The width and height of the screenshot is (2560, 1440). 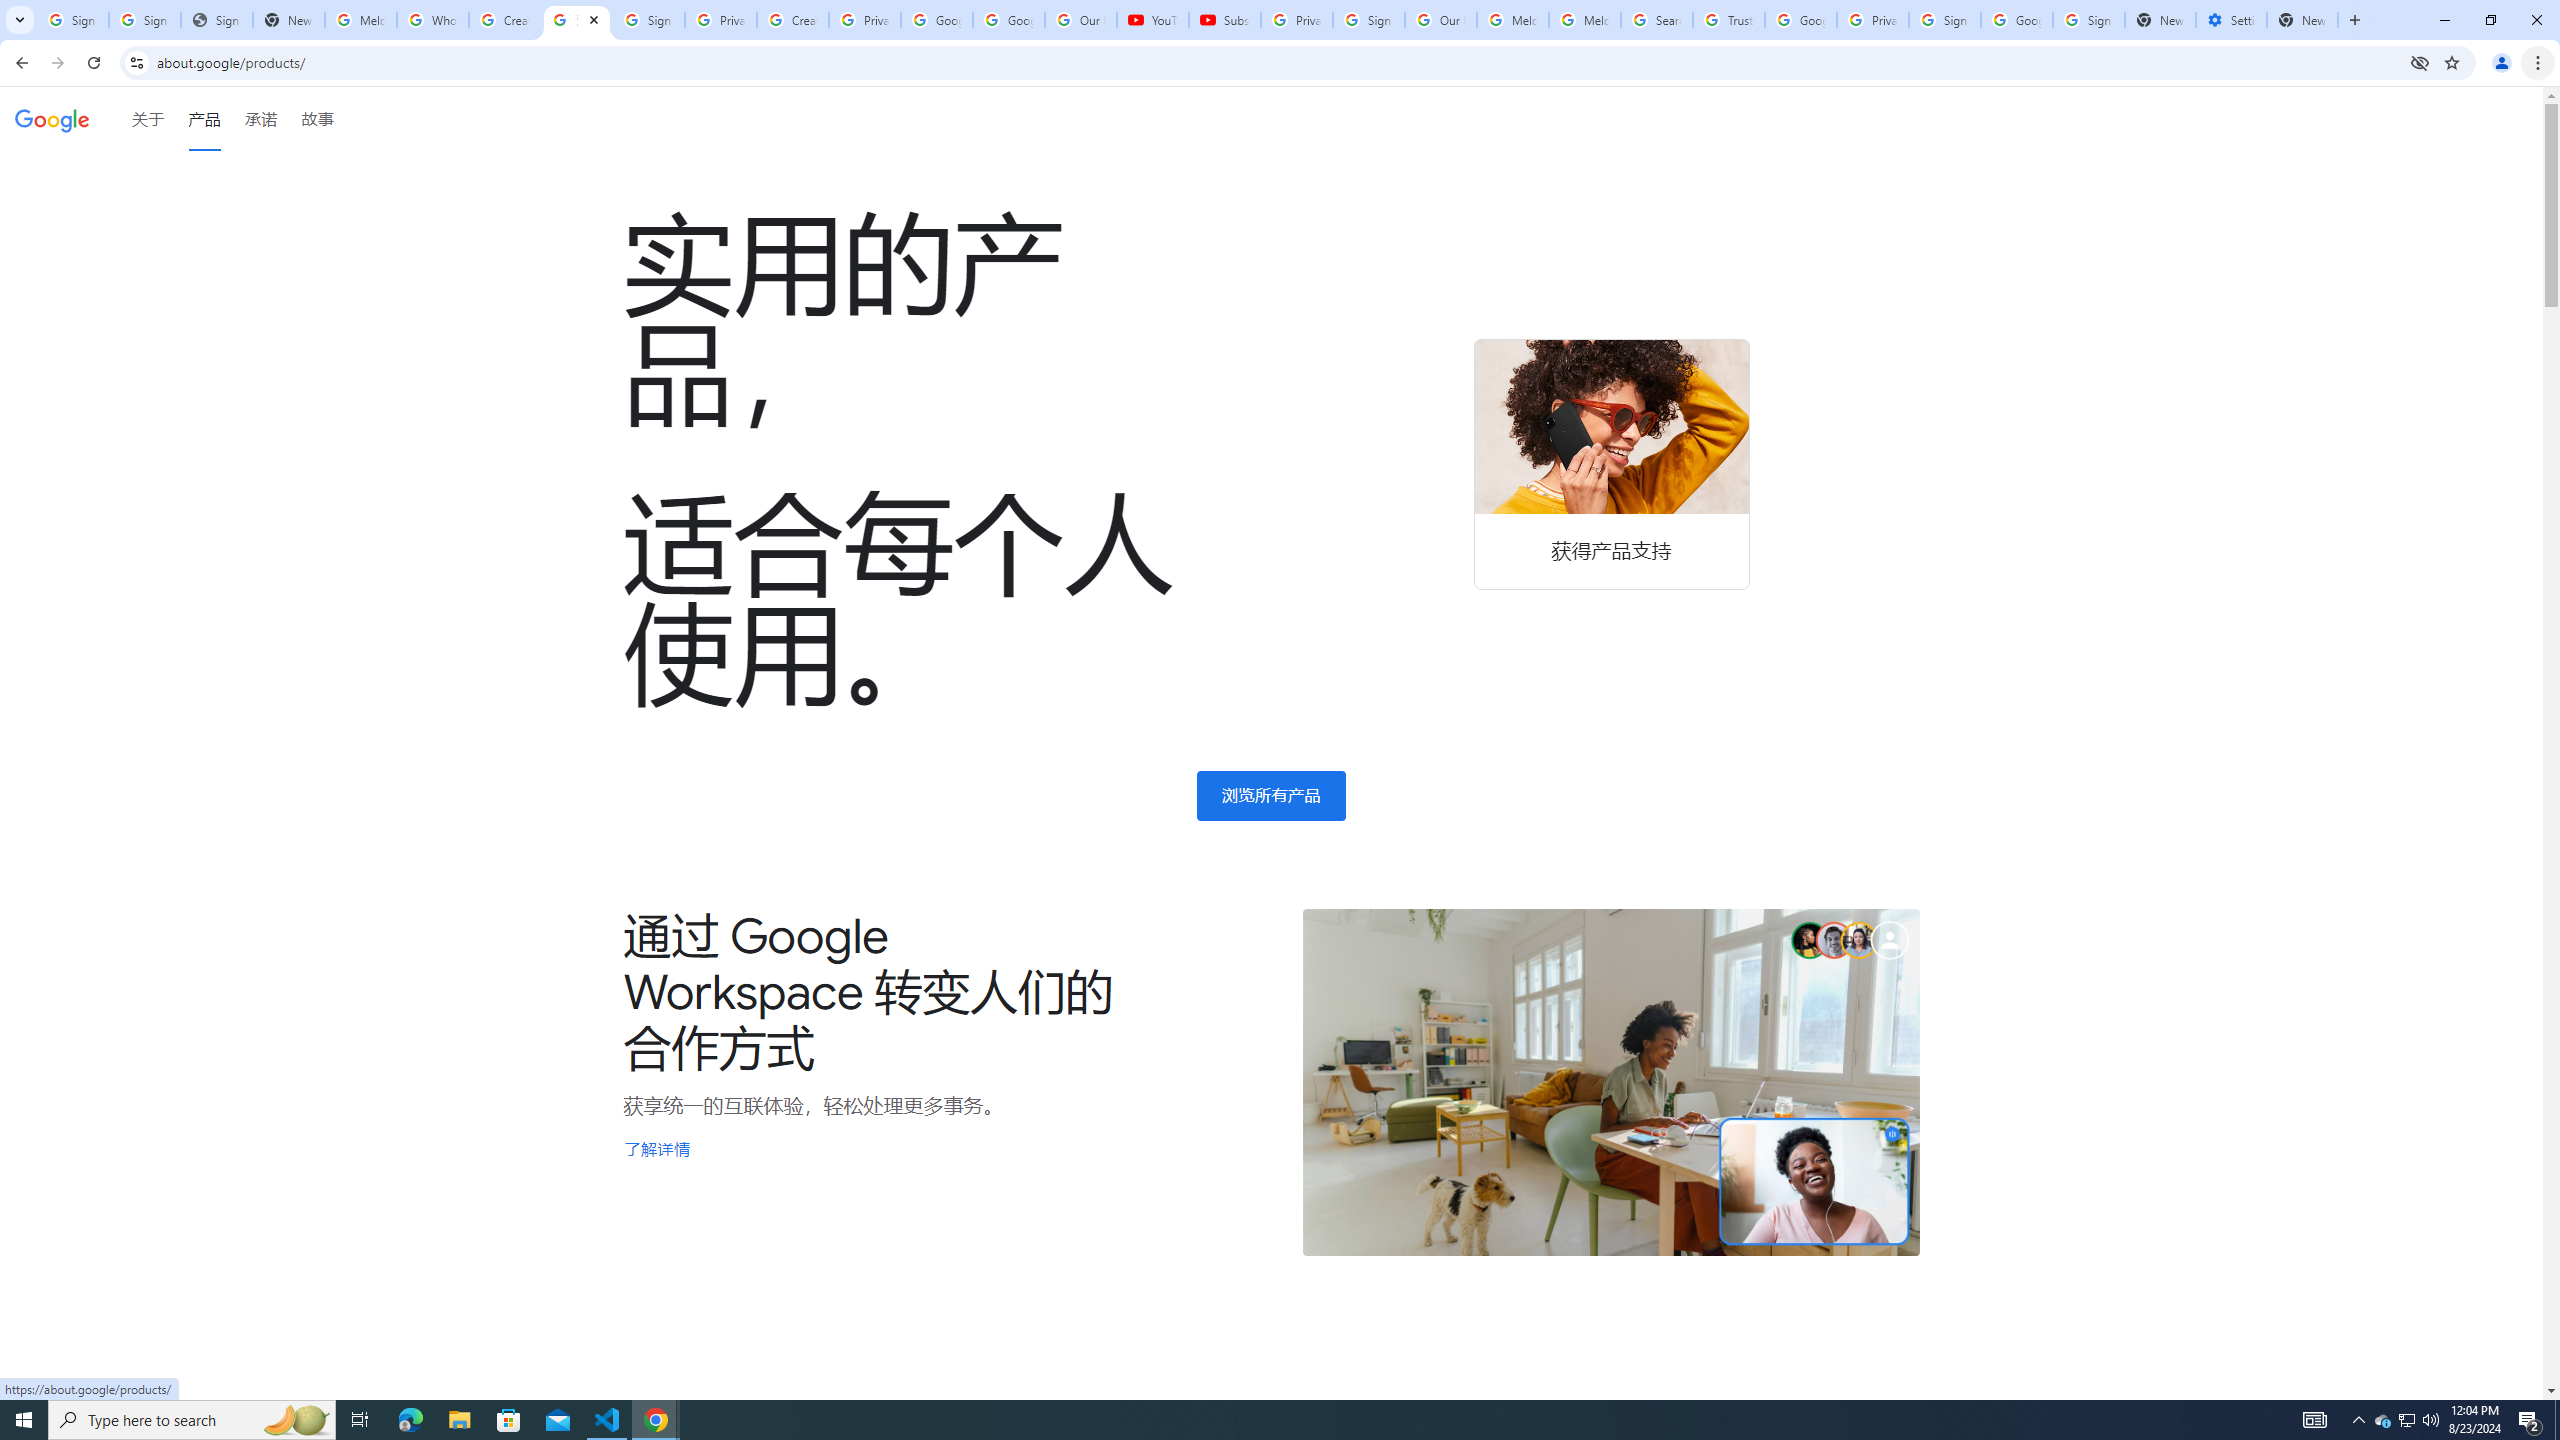 What do you see at coordinates (216, 19) in the screenshot?
I see `'Sign In - USA TODAY'` at bounding box center [216, 19].